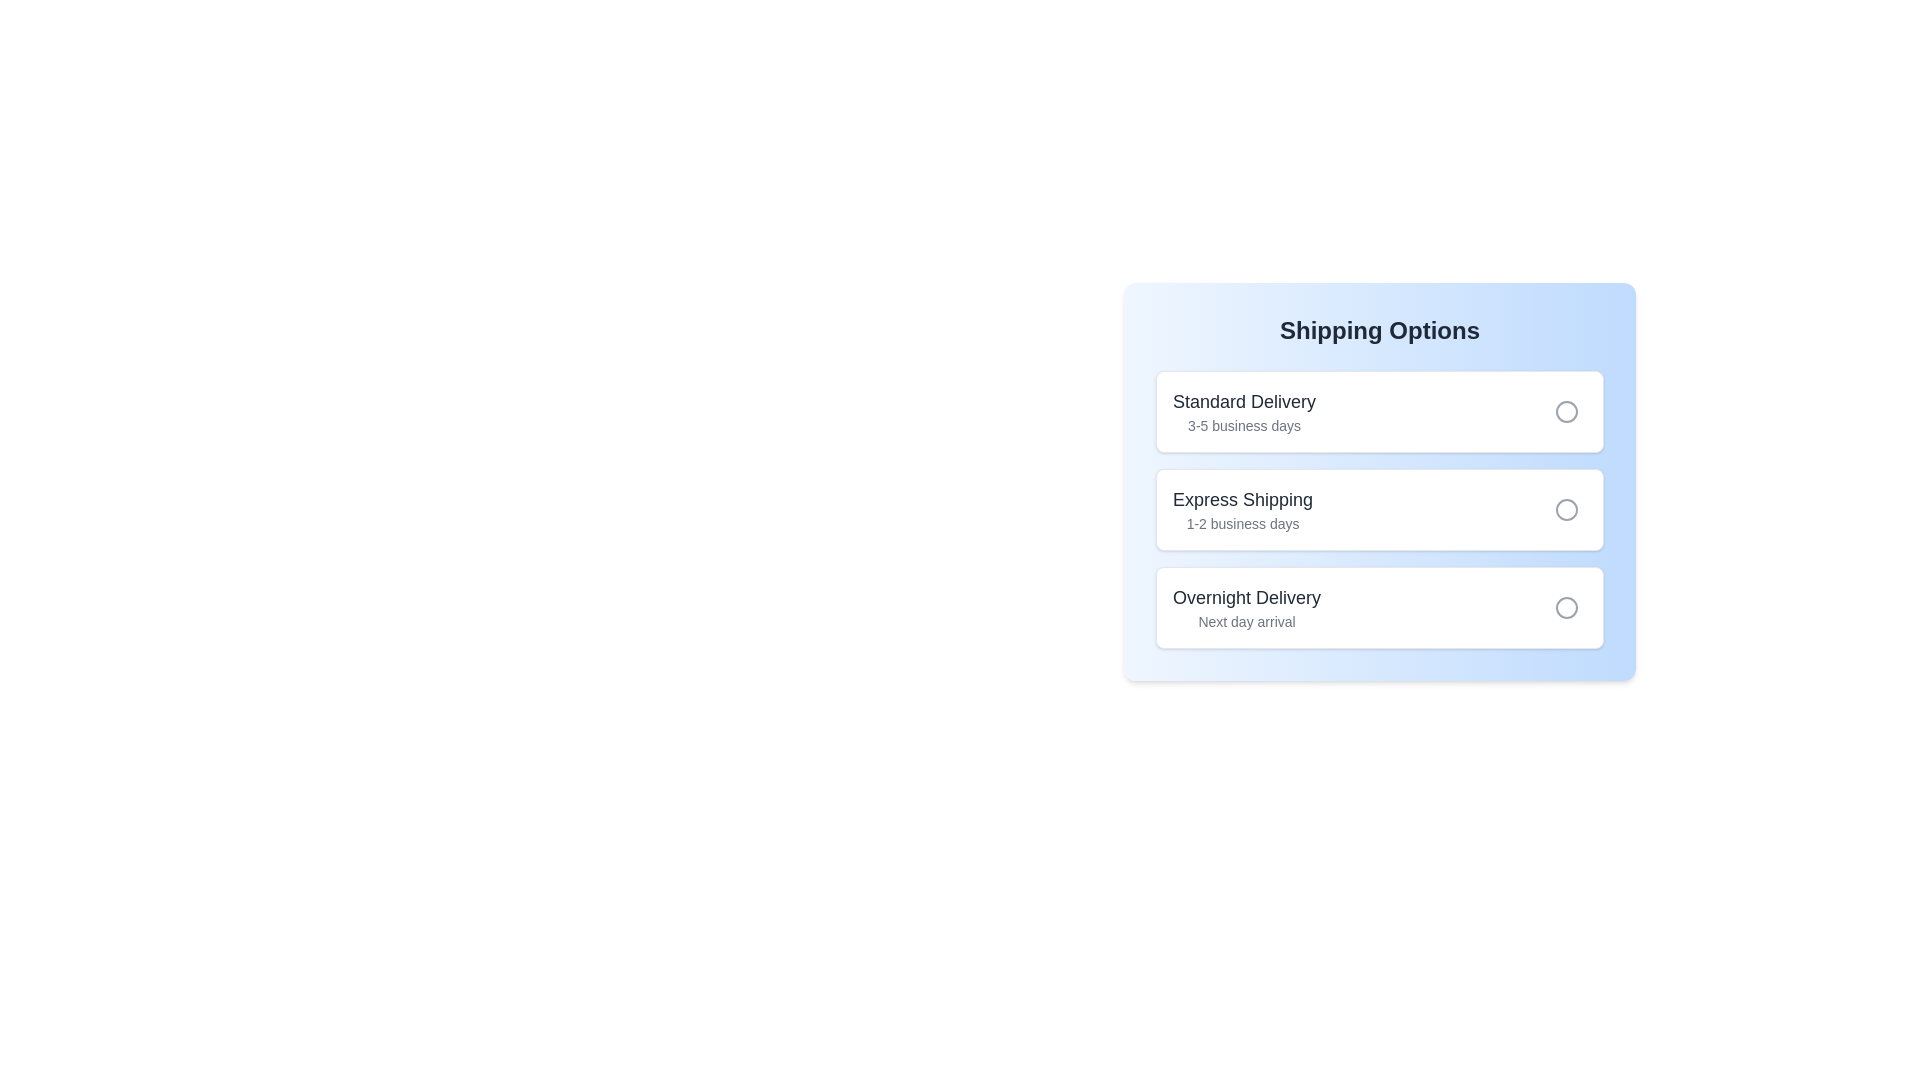 This screenshot has width=1920, height=1080. I want to click on the circular selection indicator for the 'Standard Delivery' shipping option, so click(1565, 411).